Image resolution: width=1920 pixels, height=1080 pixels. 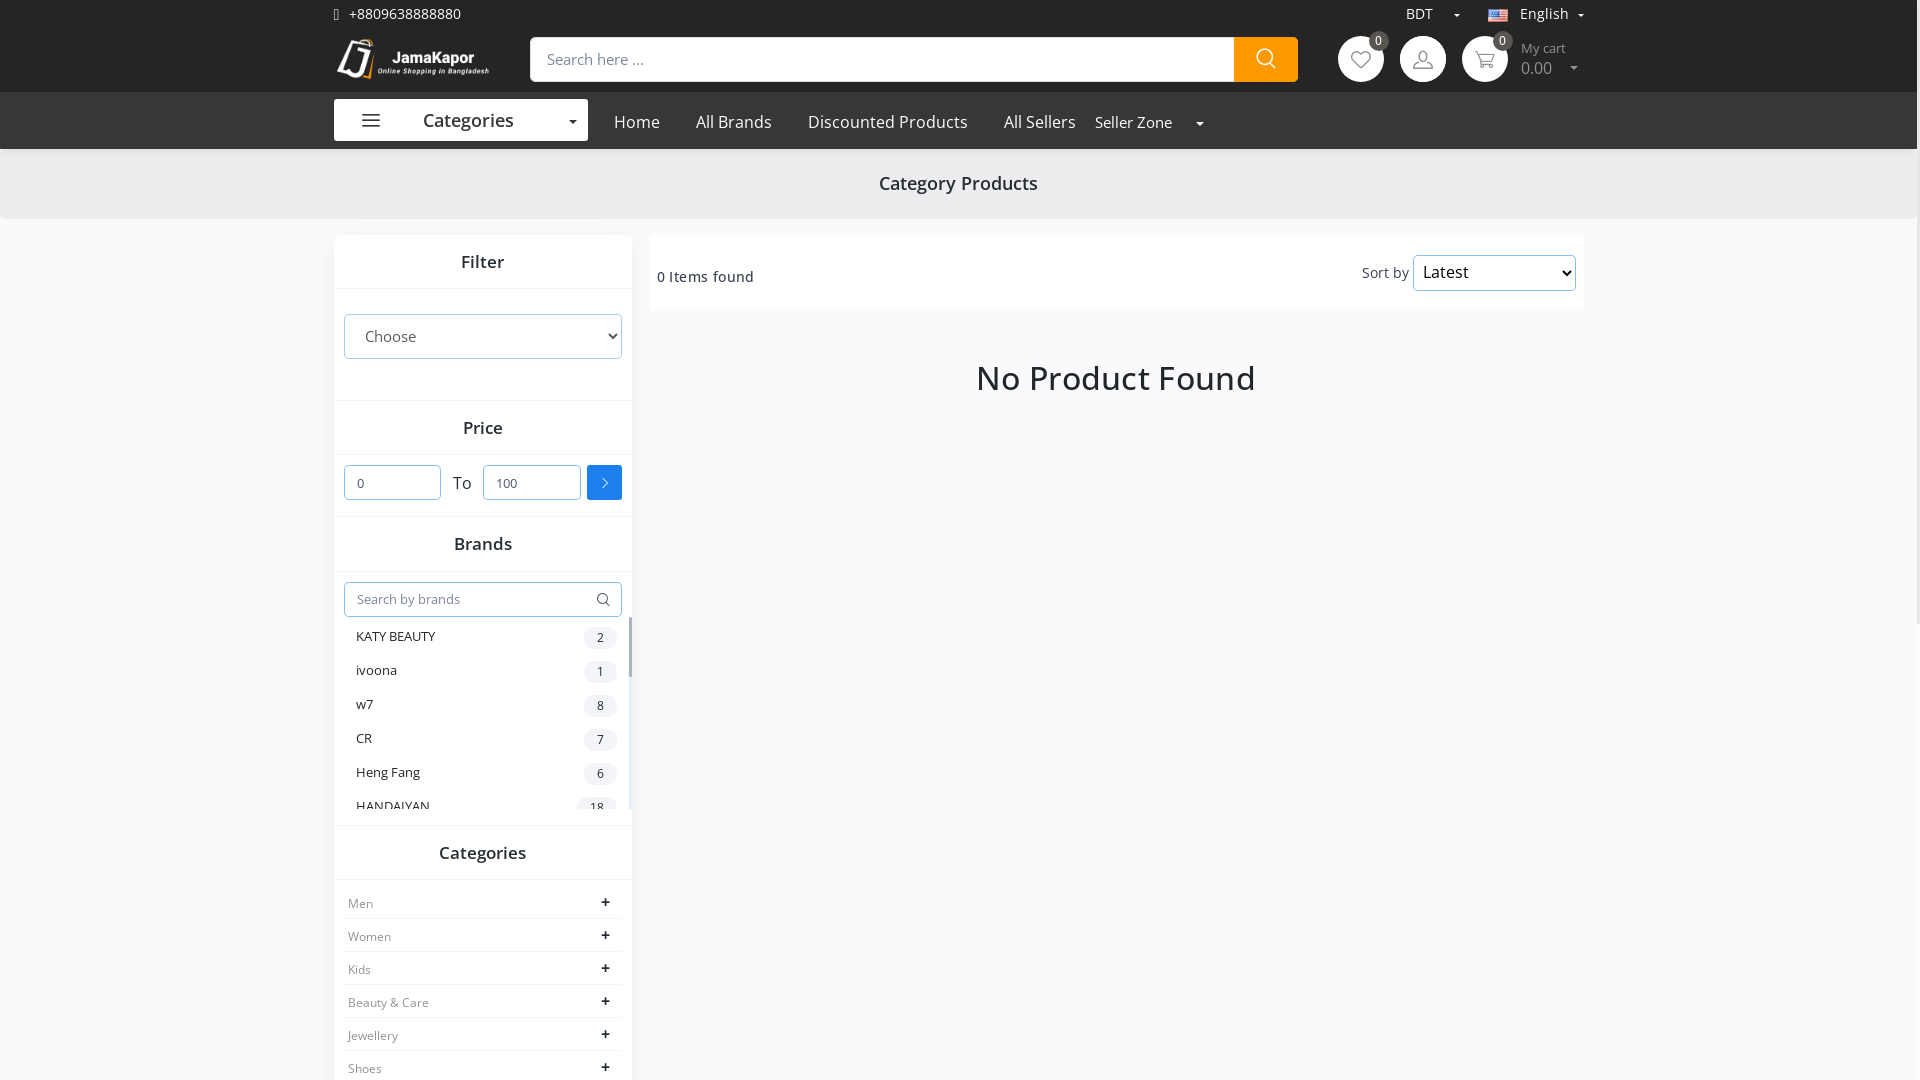 What do you see at coordinates (1040, 120) in the screenshot?
I see `'All Sellers'` at bounding box center [1040, 120].